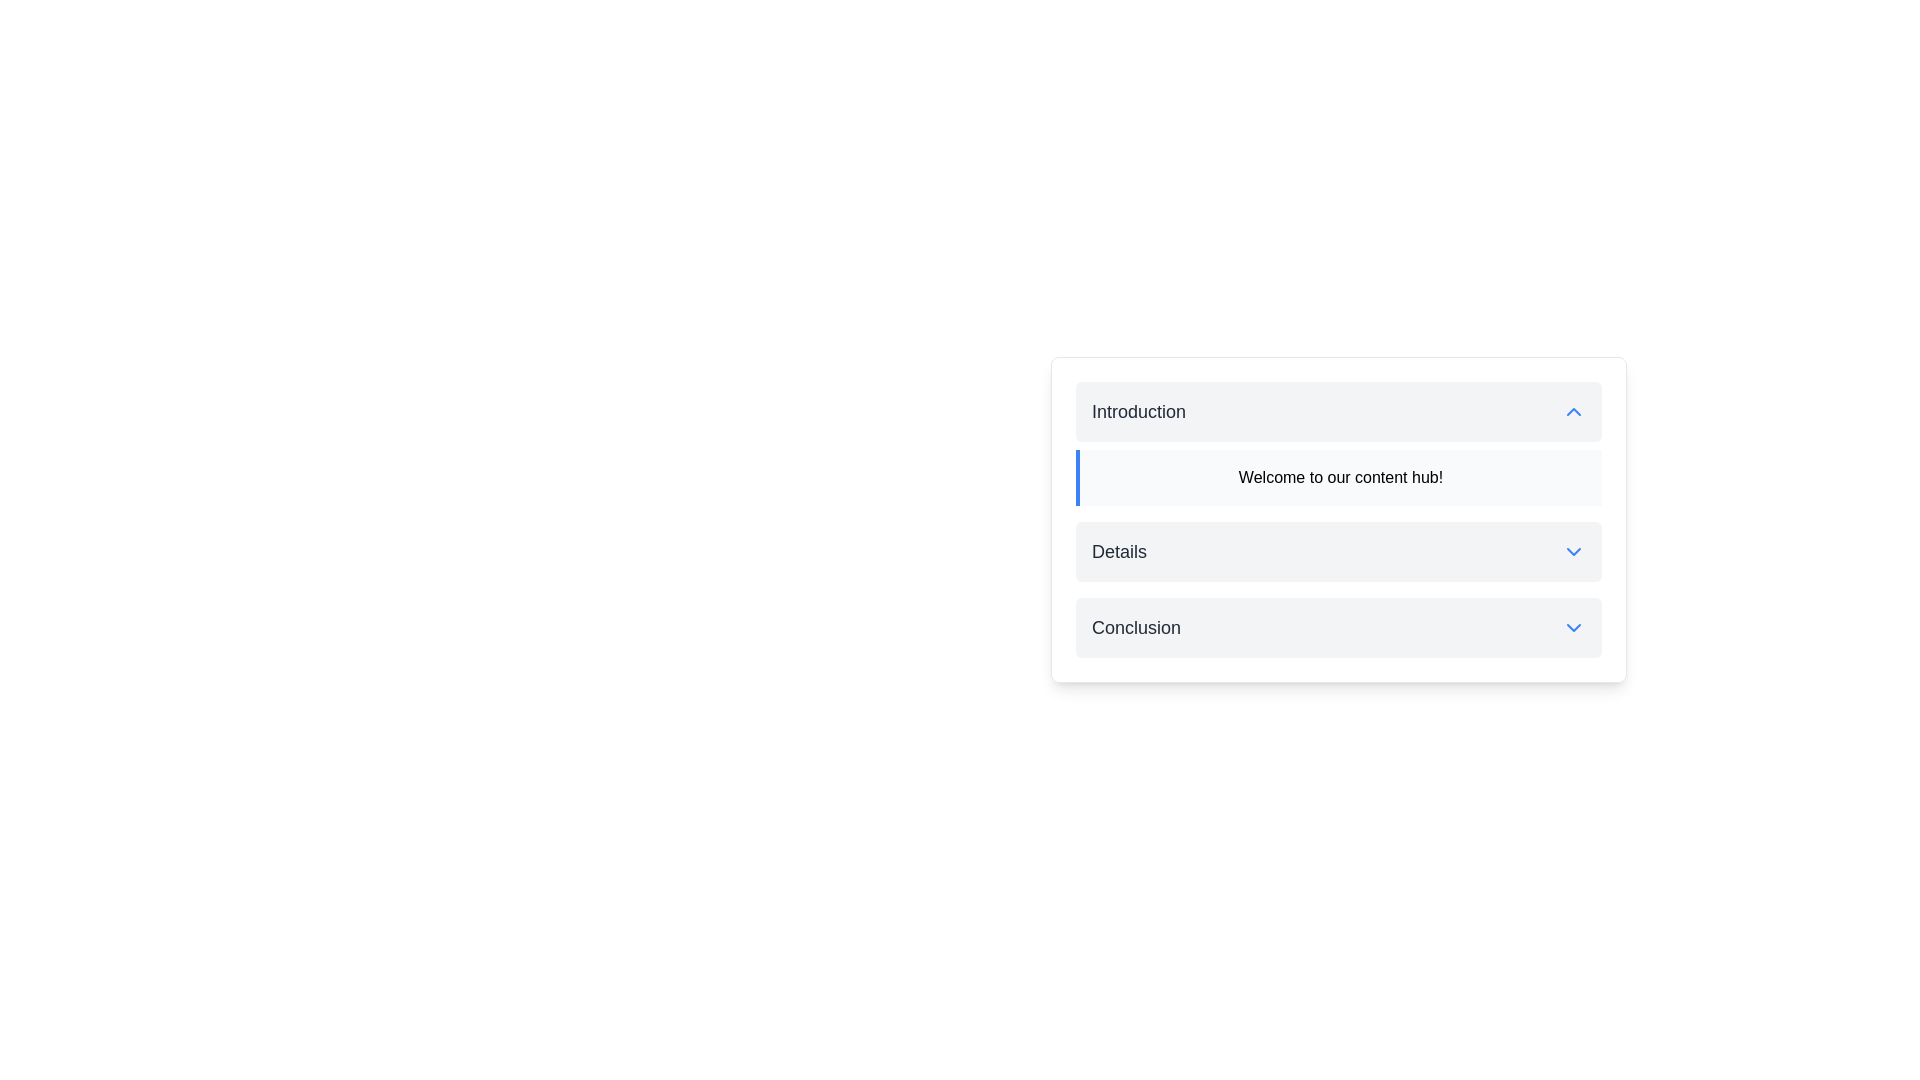 This screenshot has height=1080, width=1920. Describe the element at coordinates (1573, 551) in the screenshot. I see `the blue downward-pointing chevron icon located to the right of the 'Details' section label` at that location.